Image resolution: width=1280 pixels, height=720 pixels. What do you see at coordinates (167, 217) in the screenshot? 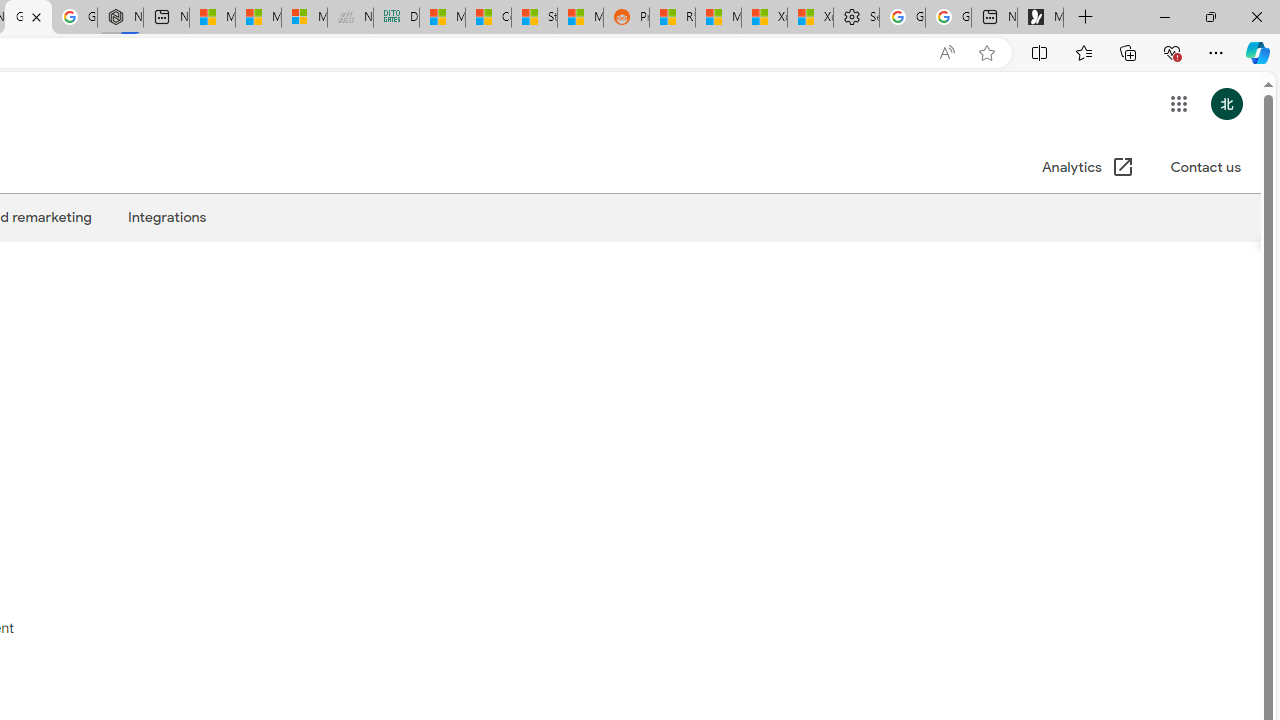
I see `'Integrations'` at bounding box center [167, 217].